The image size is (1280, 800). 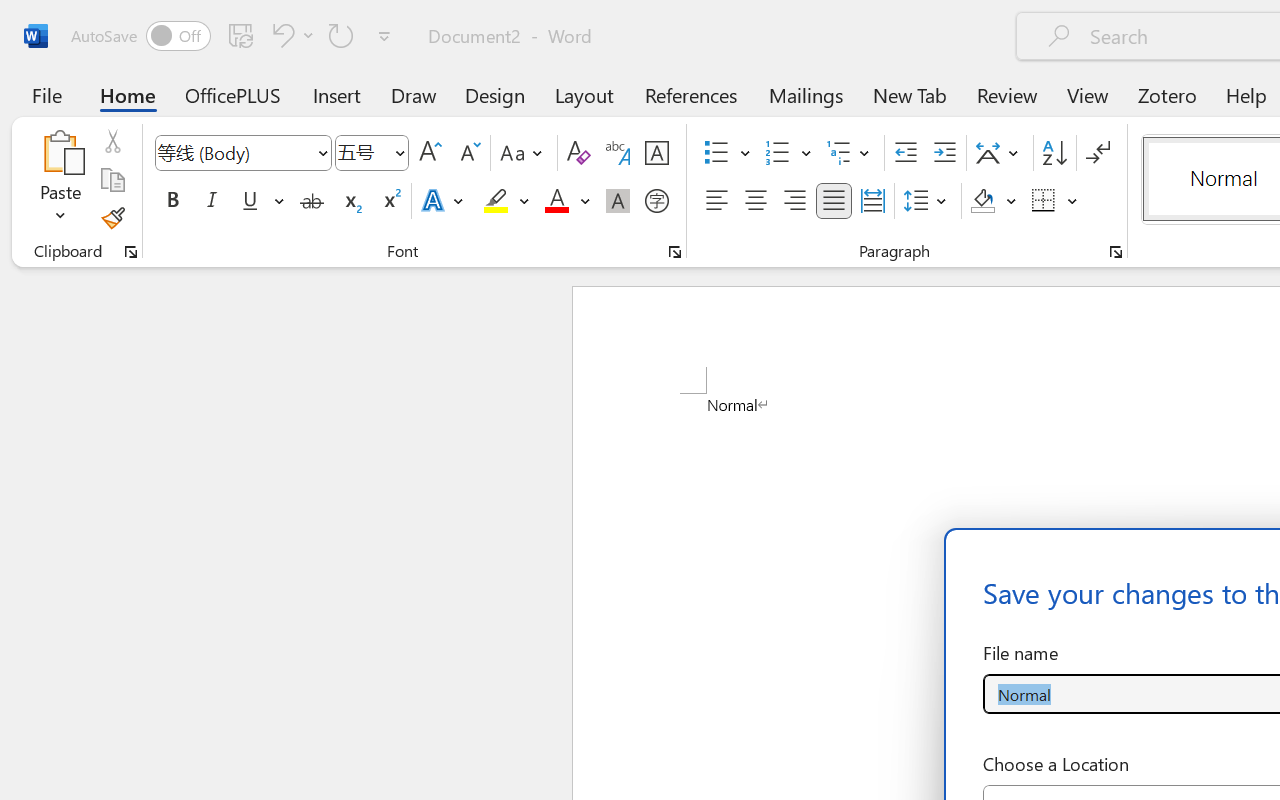 I want to click on 'Align Right', so click(x=793, y=201).